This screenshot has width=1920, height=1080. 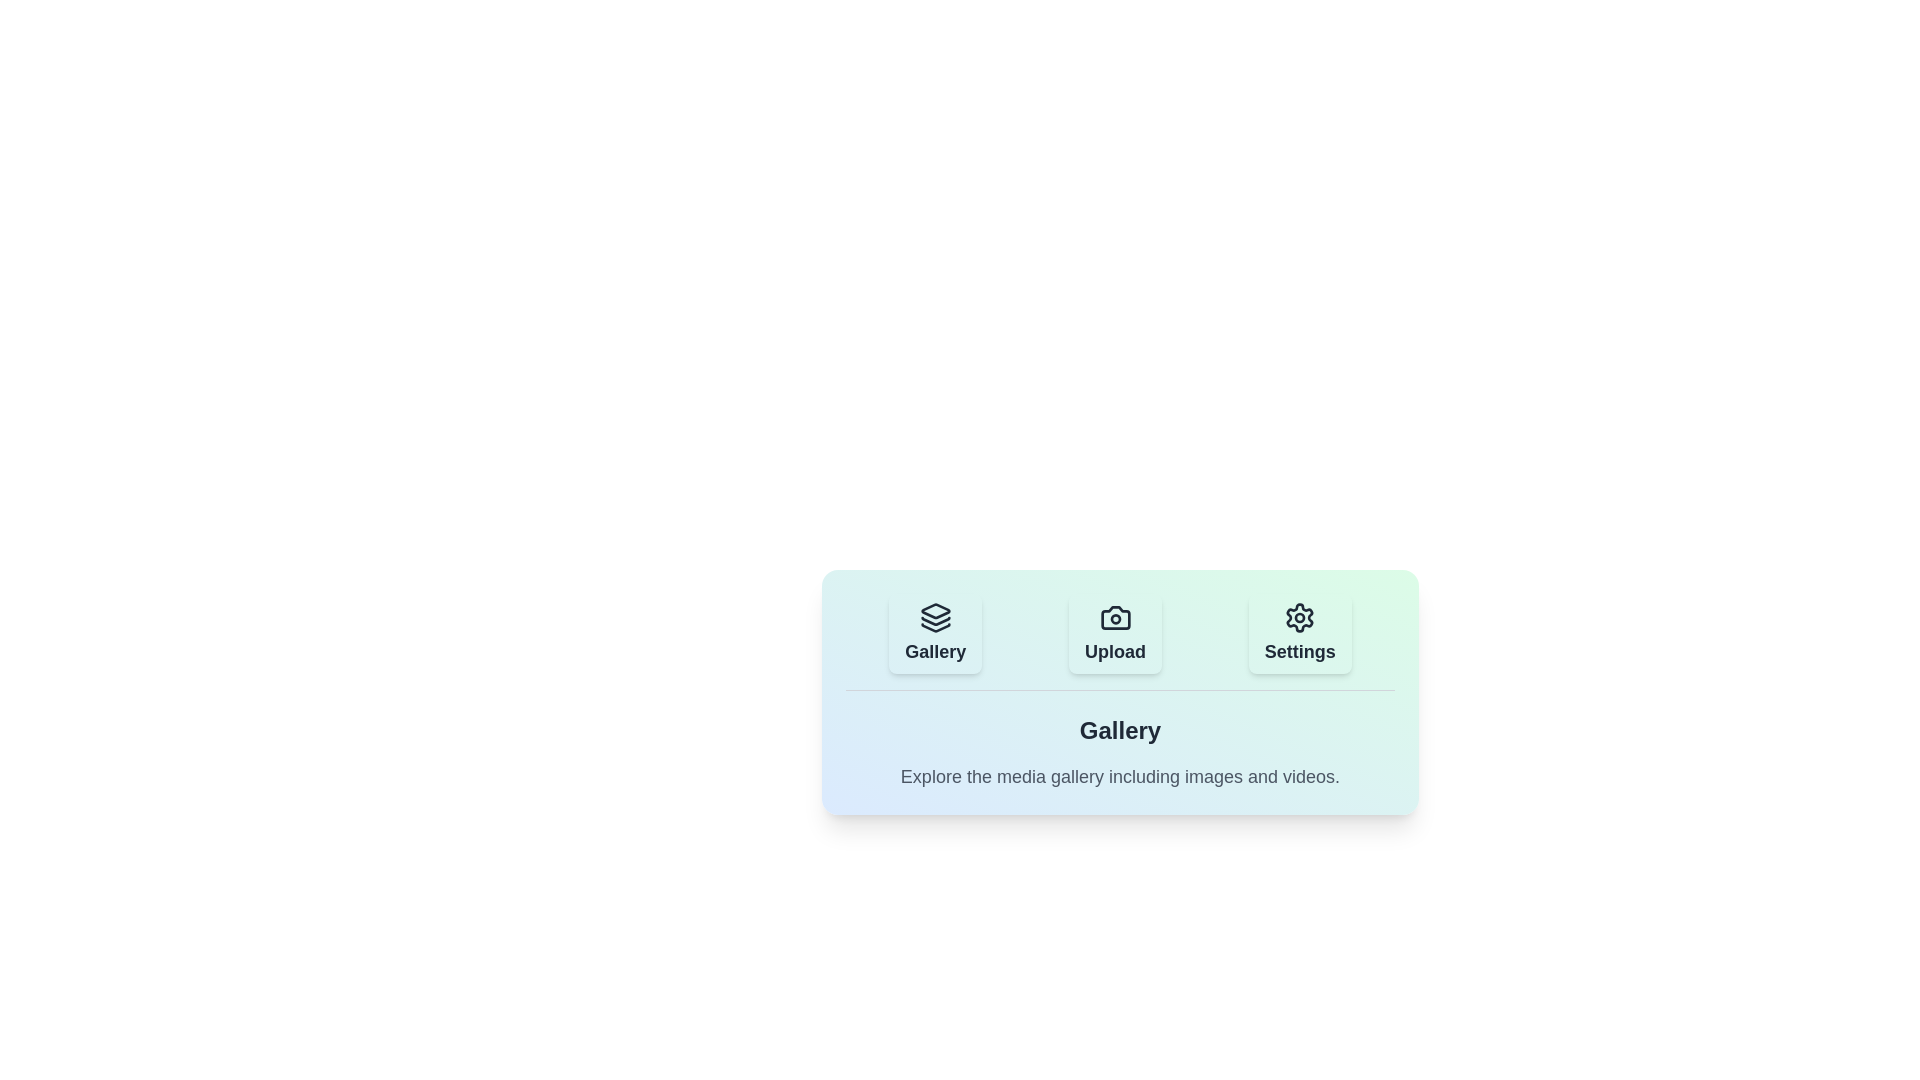 What do you see at coordinates (934, 633) in the screenshot?
I see `the tab button labeled Gallery to observe visual feedback` at bounding box center [934, 633].